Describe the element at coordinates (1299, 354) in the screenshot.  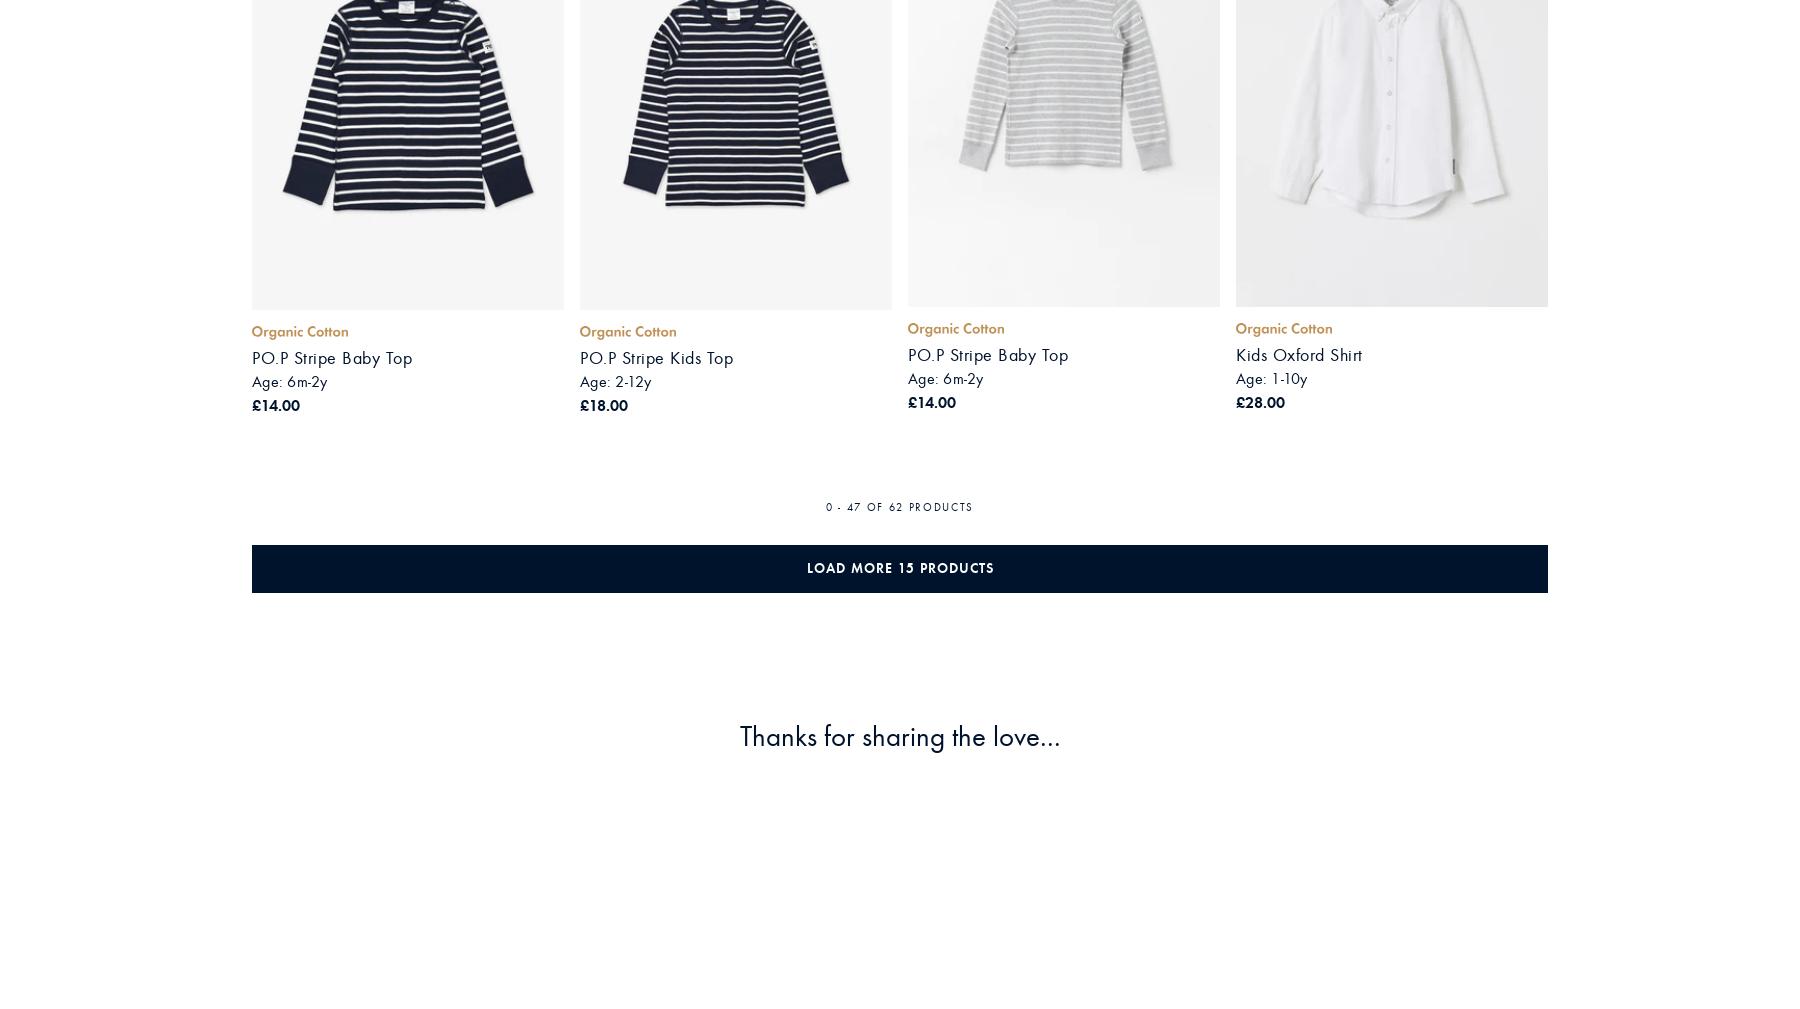
I see `'Kids Oxford Shirt'` at that location.